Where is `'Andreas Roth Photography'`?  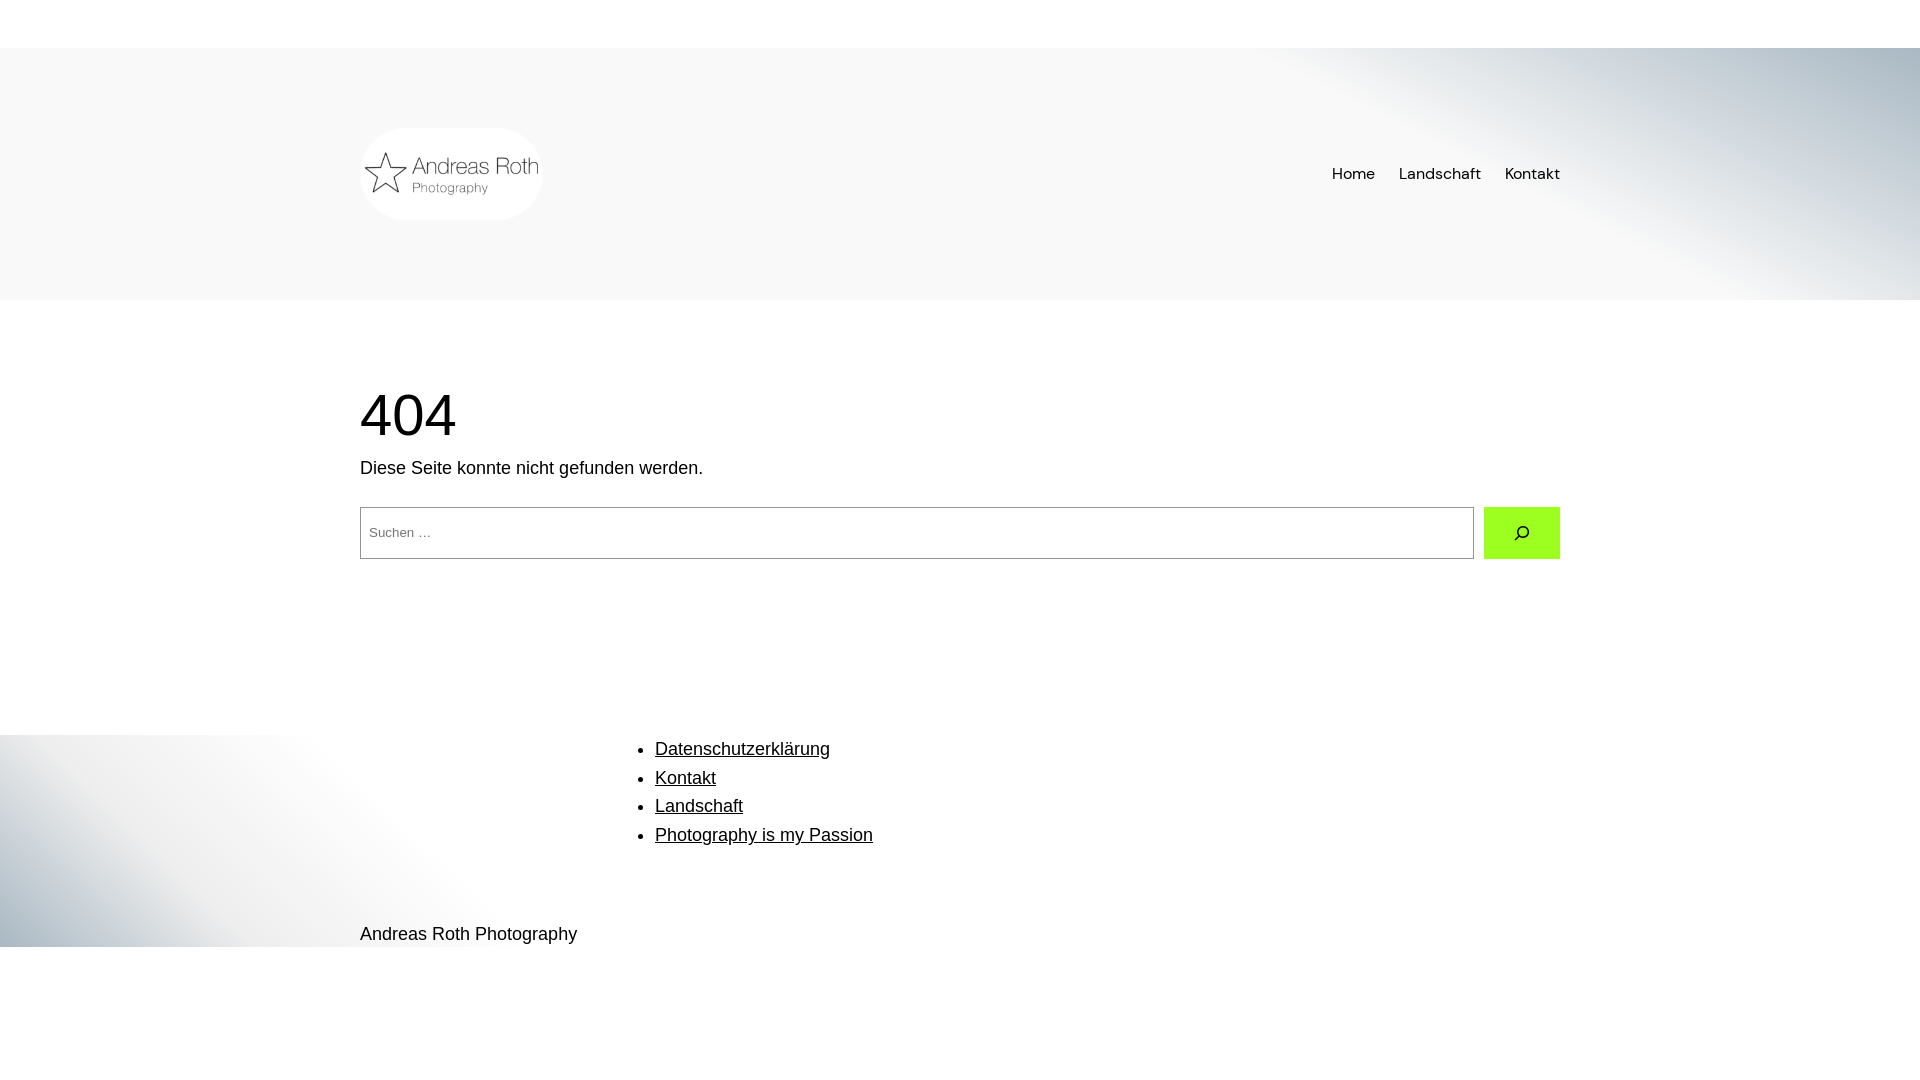
'Andreas Roth Photography' is located at coordinates (360, 933).